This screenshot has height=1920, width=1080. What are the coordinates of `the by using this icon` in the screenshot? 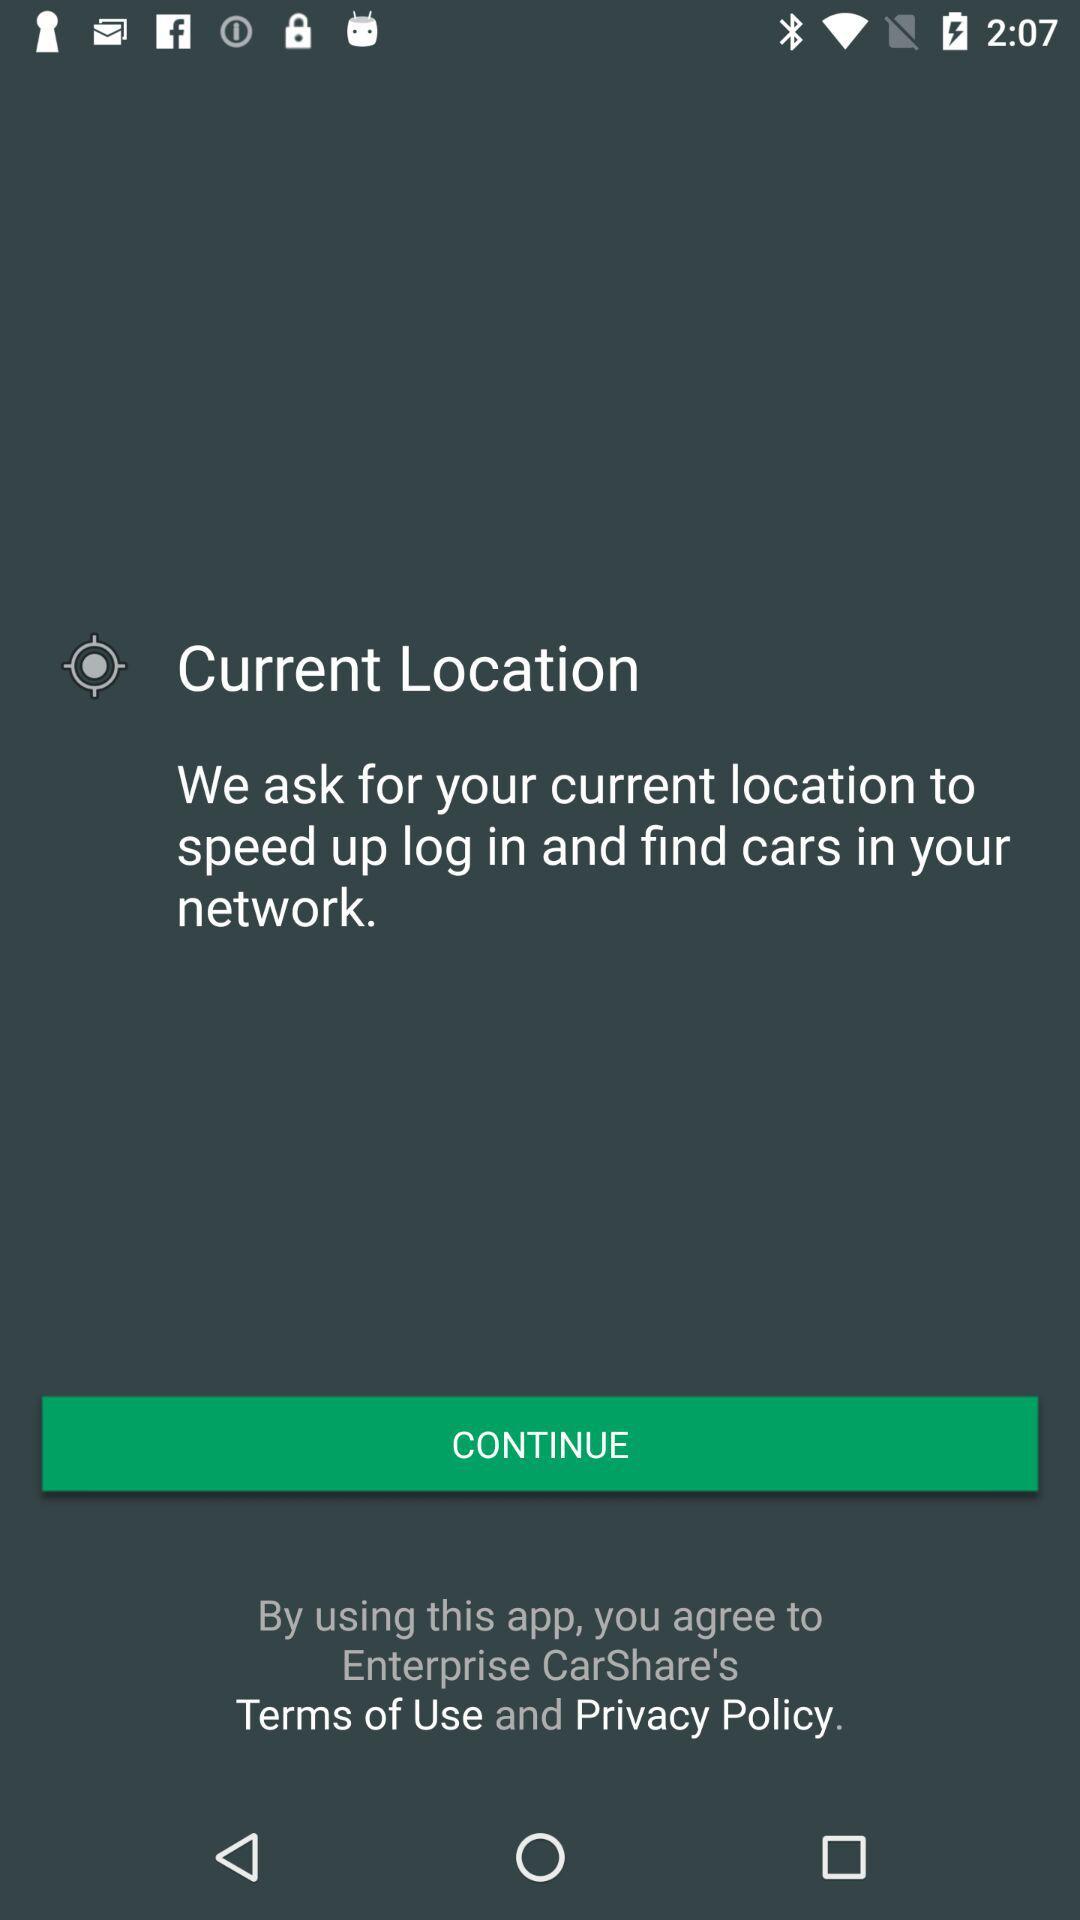 It's located at (540, 1663).